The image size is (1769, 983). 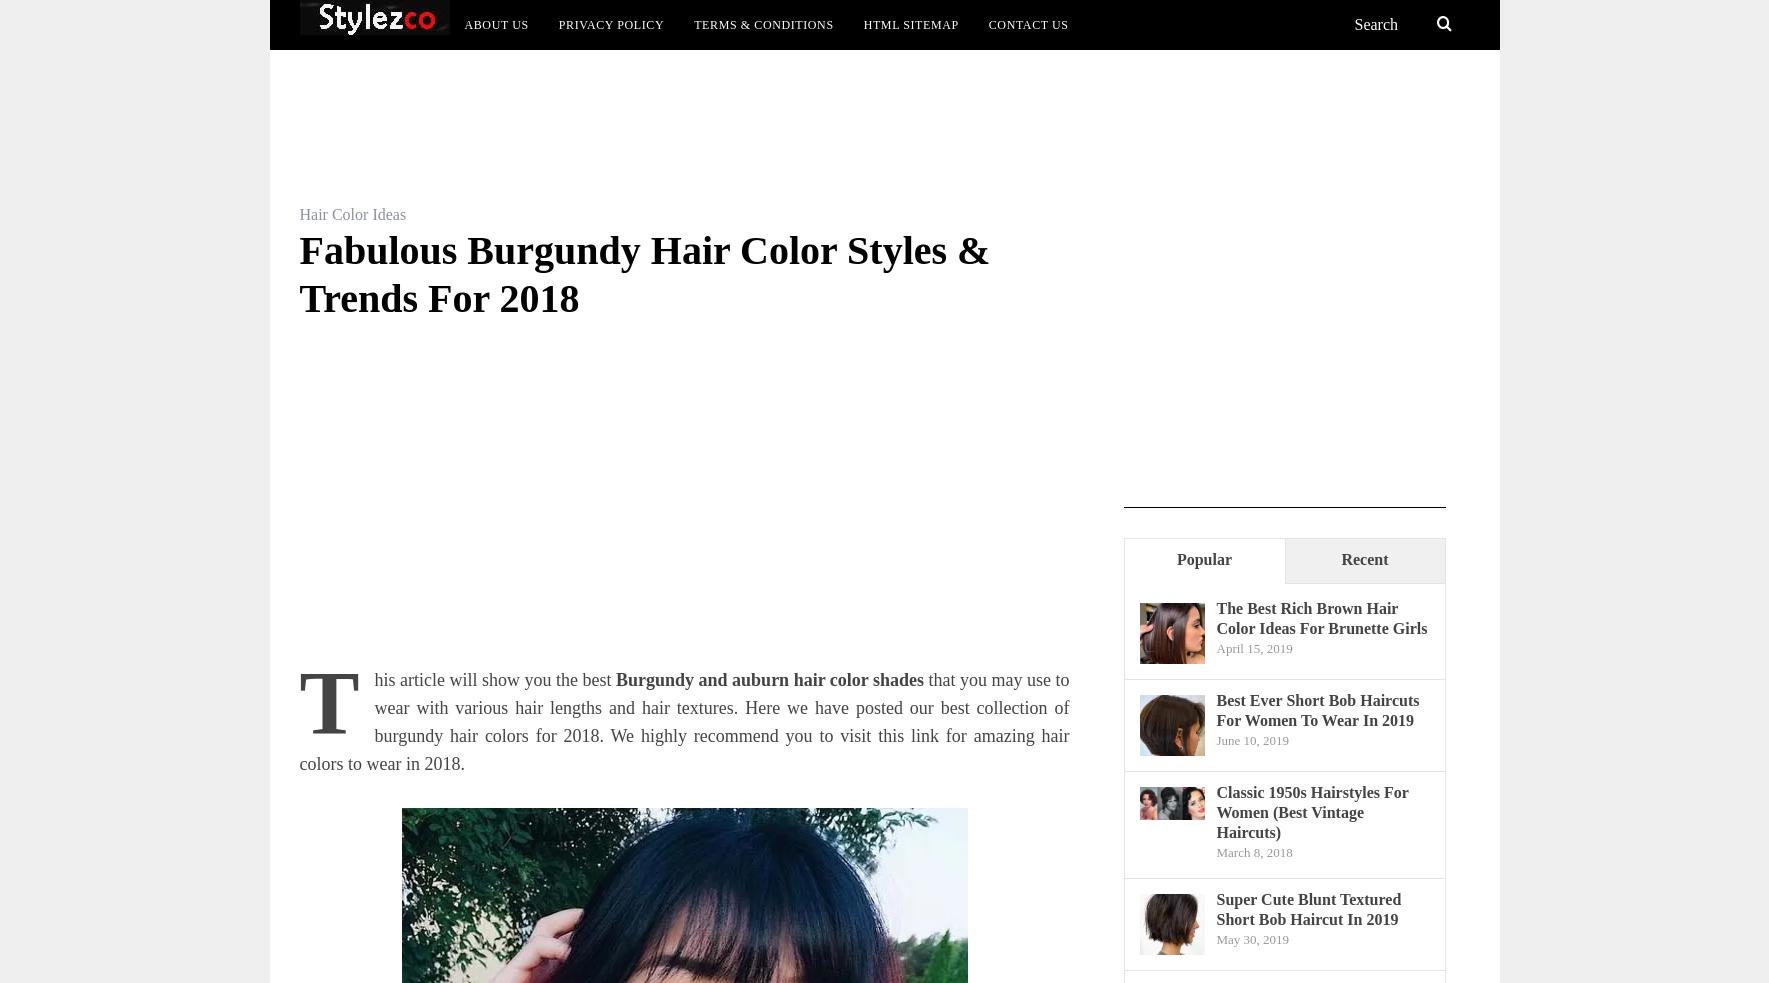 I want to click on 'Contact Us', so click(x=1027, y=23).